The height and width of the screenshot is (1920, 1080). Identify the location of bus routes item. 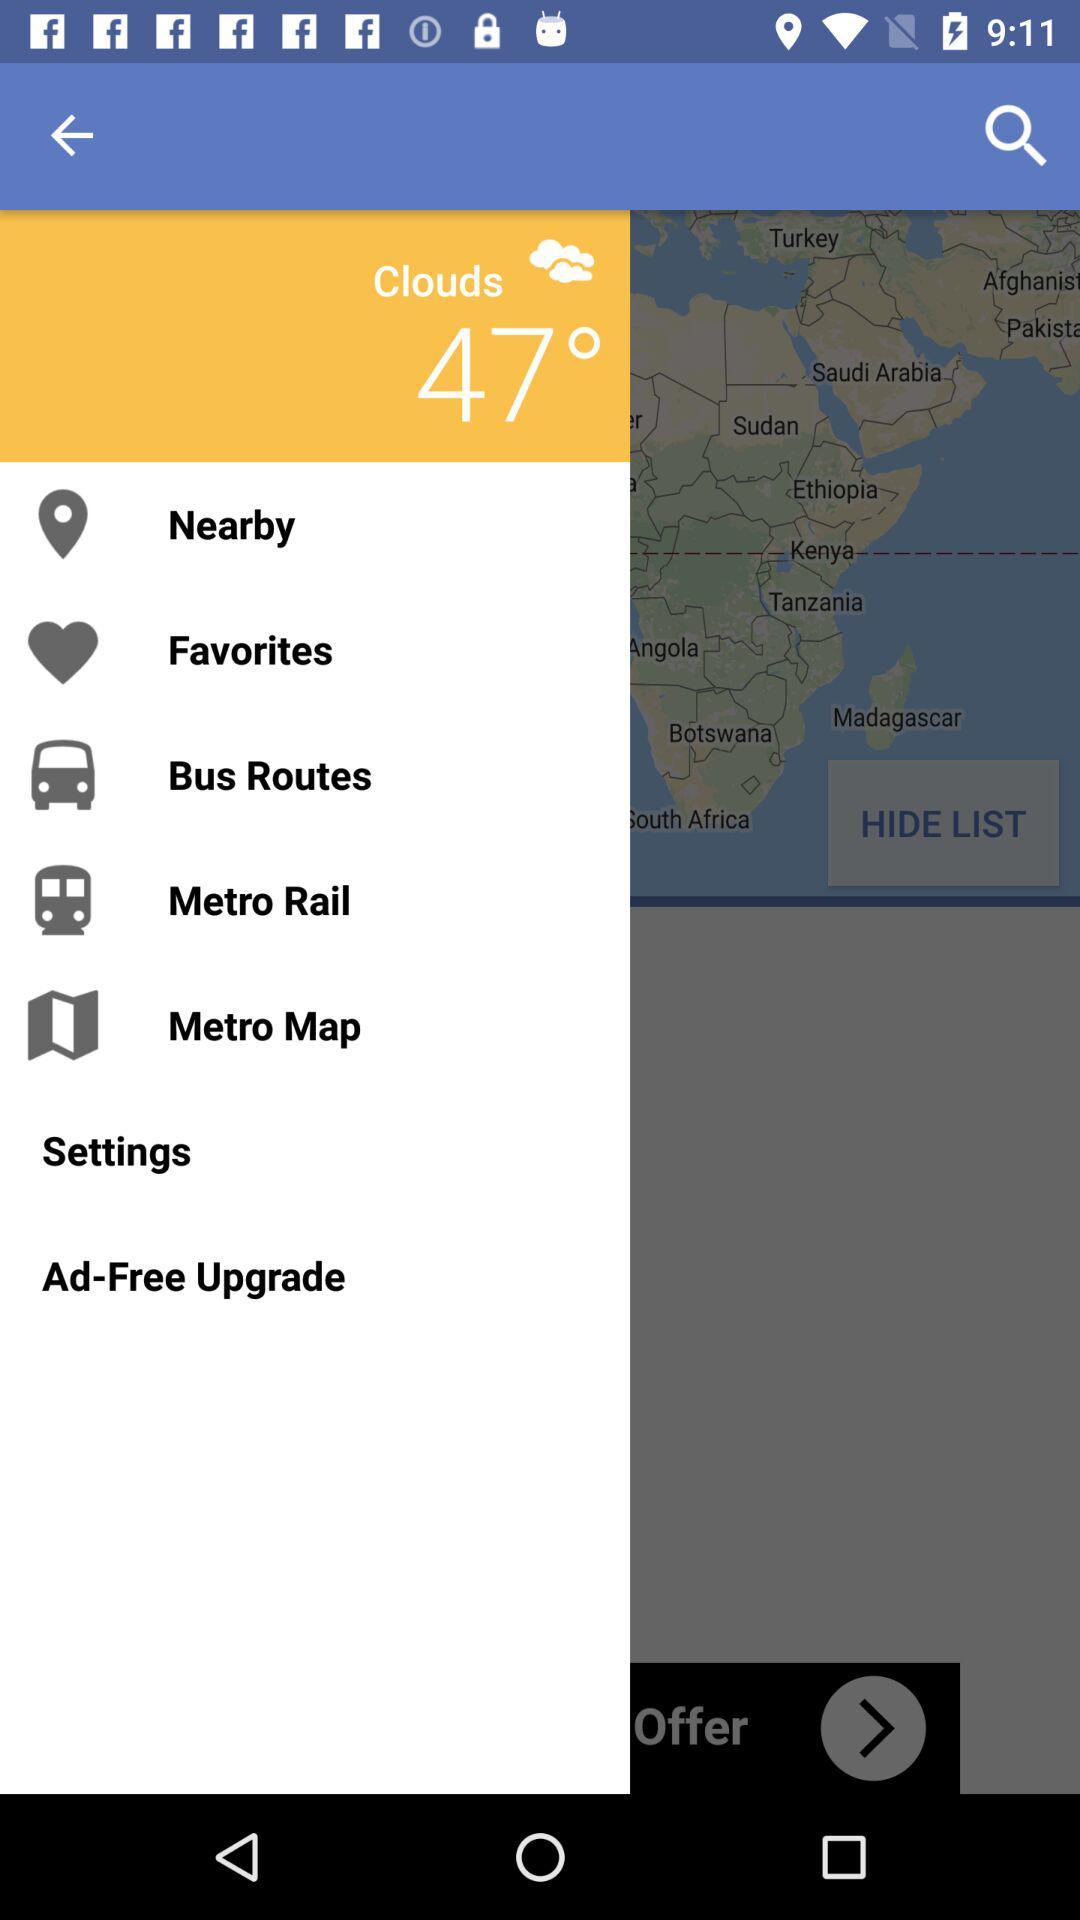
(378, 773).